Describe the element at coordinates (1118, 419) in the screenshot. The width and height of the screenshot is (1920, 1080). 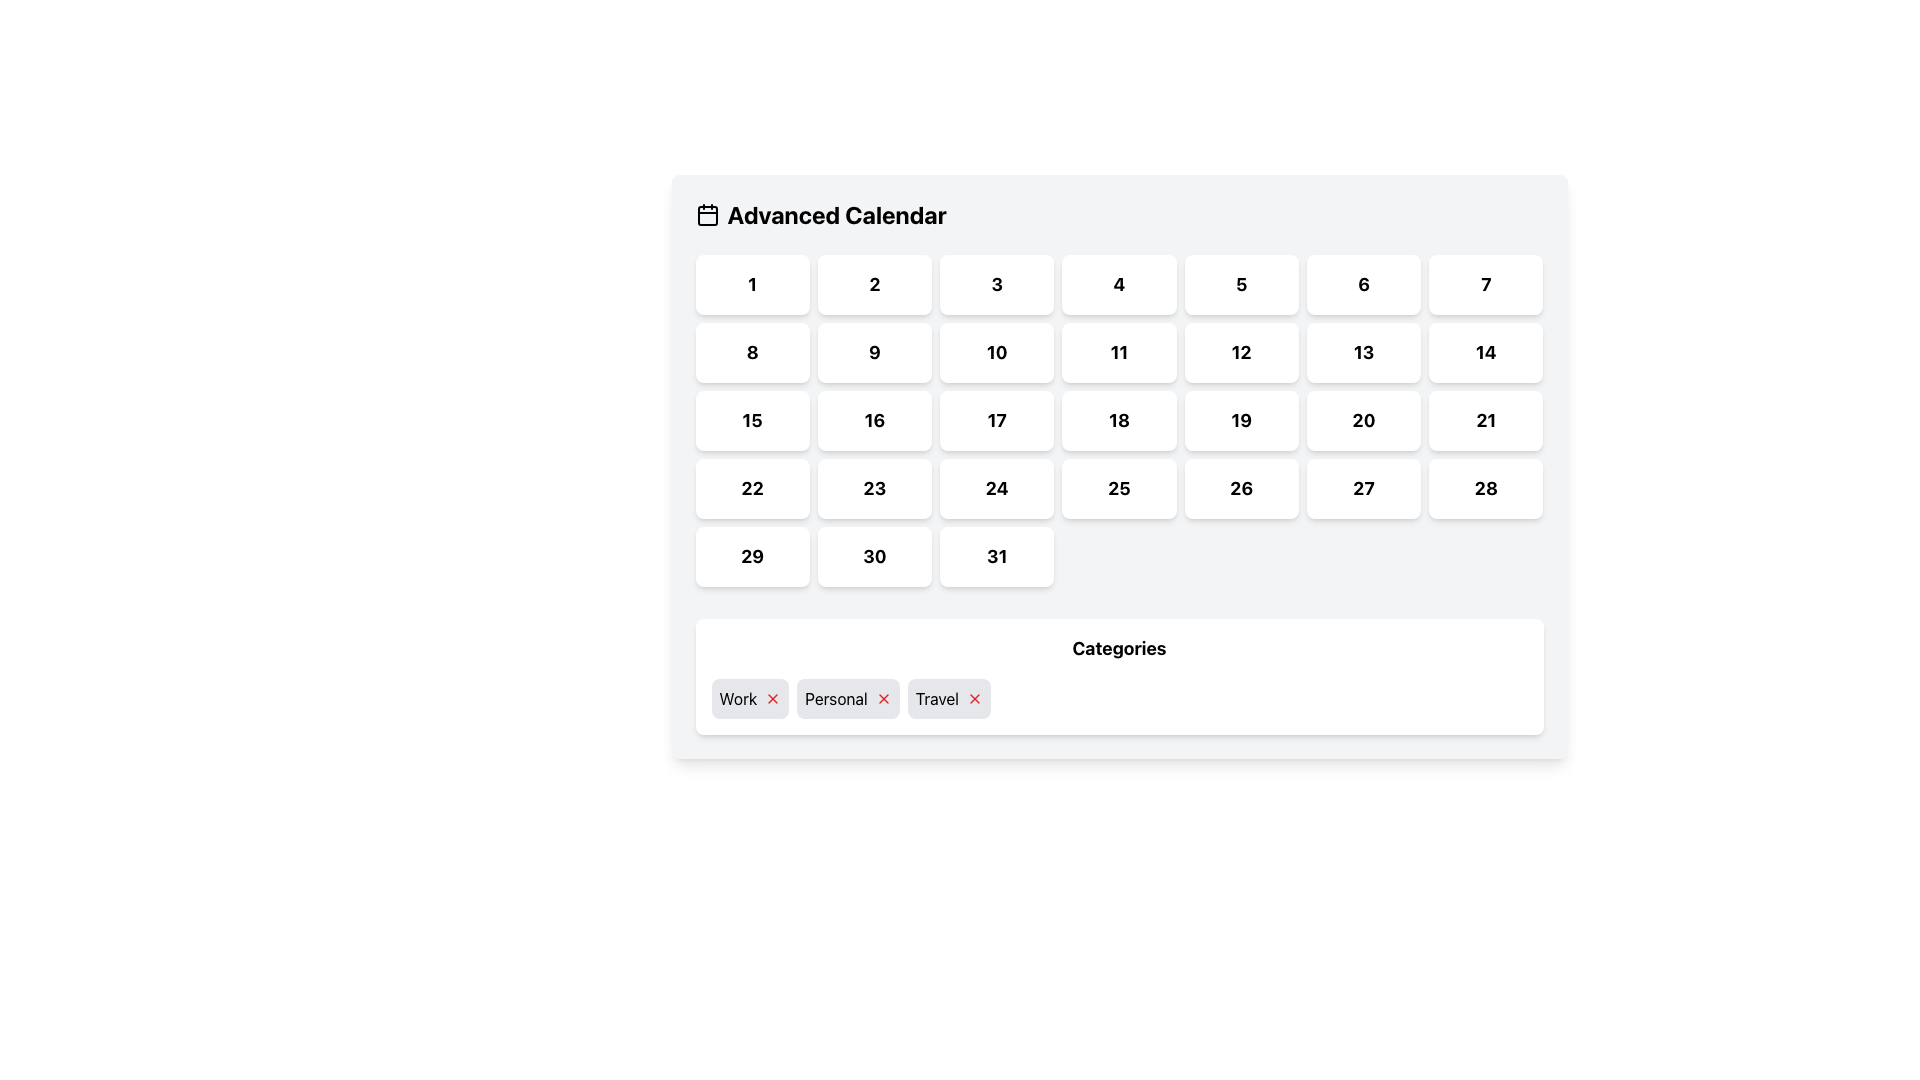
I see `to select the calendar day cell representing the day '18' located in the third row and fourth column of the calendar grid` at that location.